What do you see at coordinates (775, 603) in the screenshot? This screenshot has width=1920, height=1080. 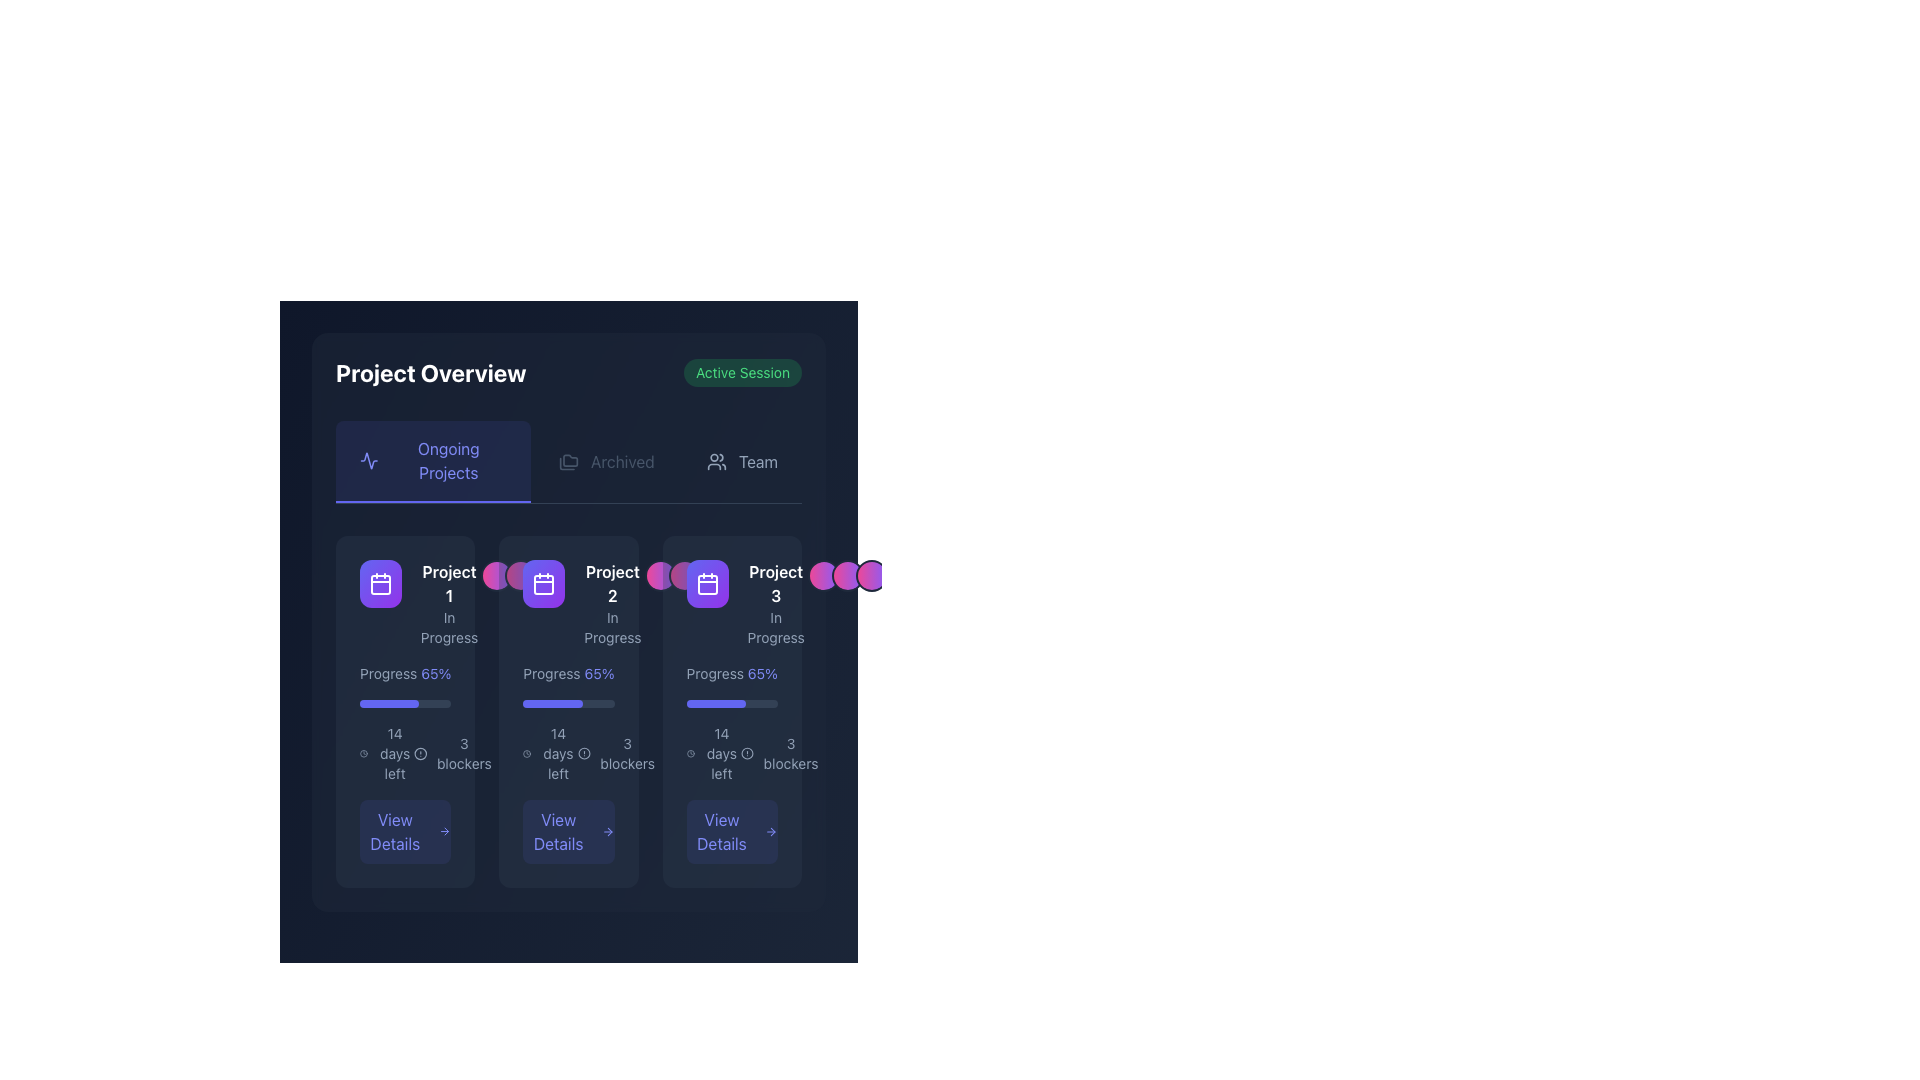 I see `the Display text element that shows 'Project 3' in bold white font followed by 'In Progress' in gray font, located in the third position of the project status cards in the 'Ongoing Projects' section` at bounding box center [775, 603].